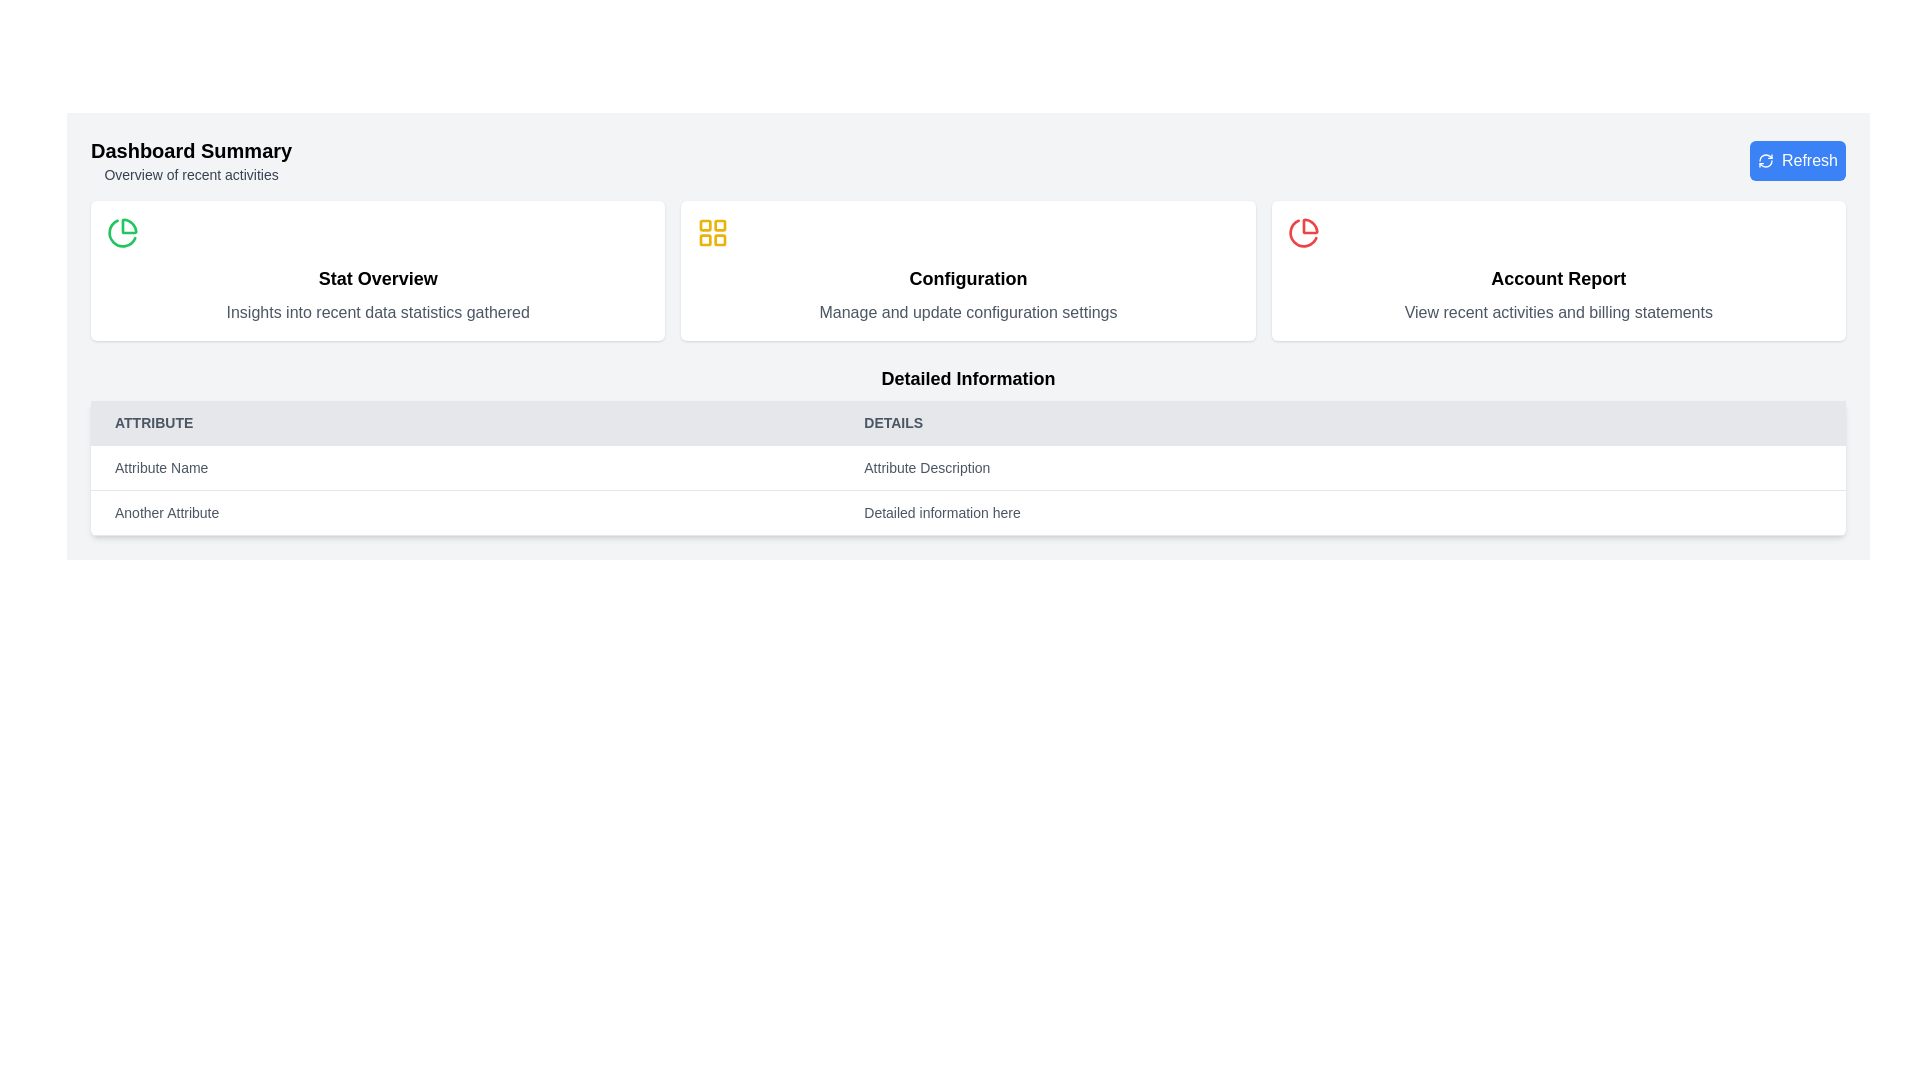 This screenshot has width=1920, height=1080. Describe the element at coordinates (968, 468) in the screenshot. I see `the first row in the 'Detailed Information' table under the 'Details' column, which presents an attribute with 'Another Attribute' below it` at that location.